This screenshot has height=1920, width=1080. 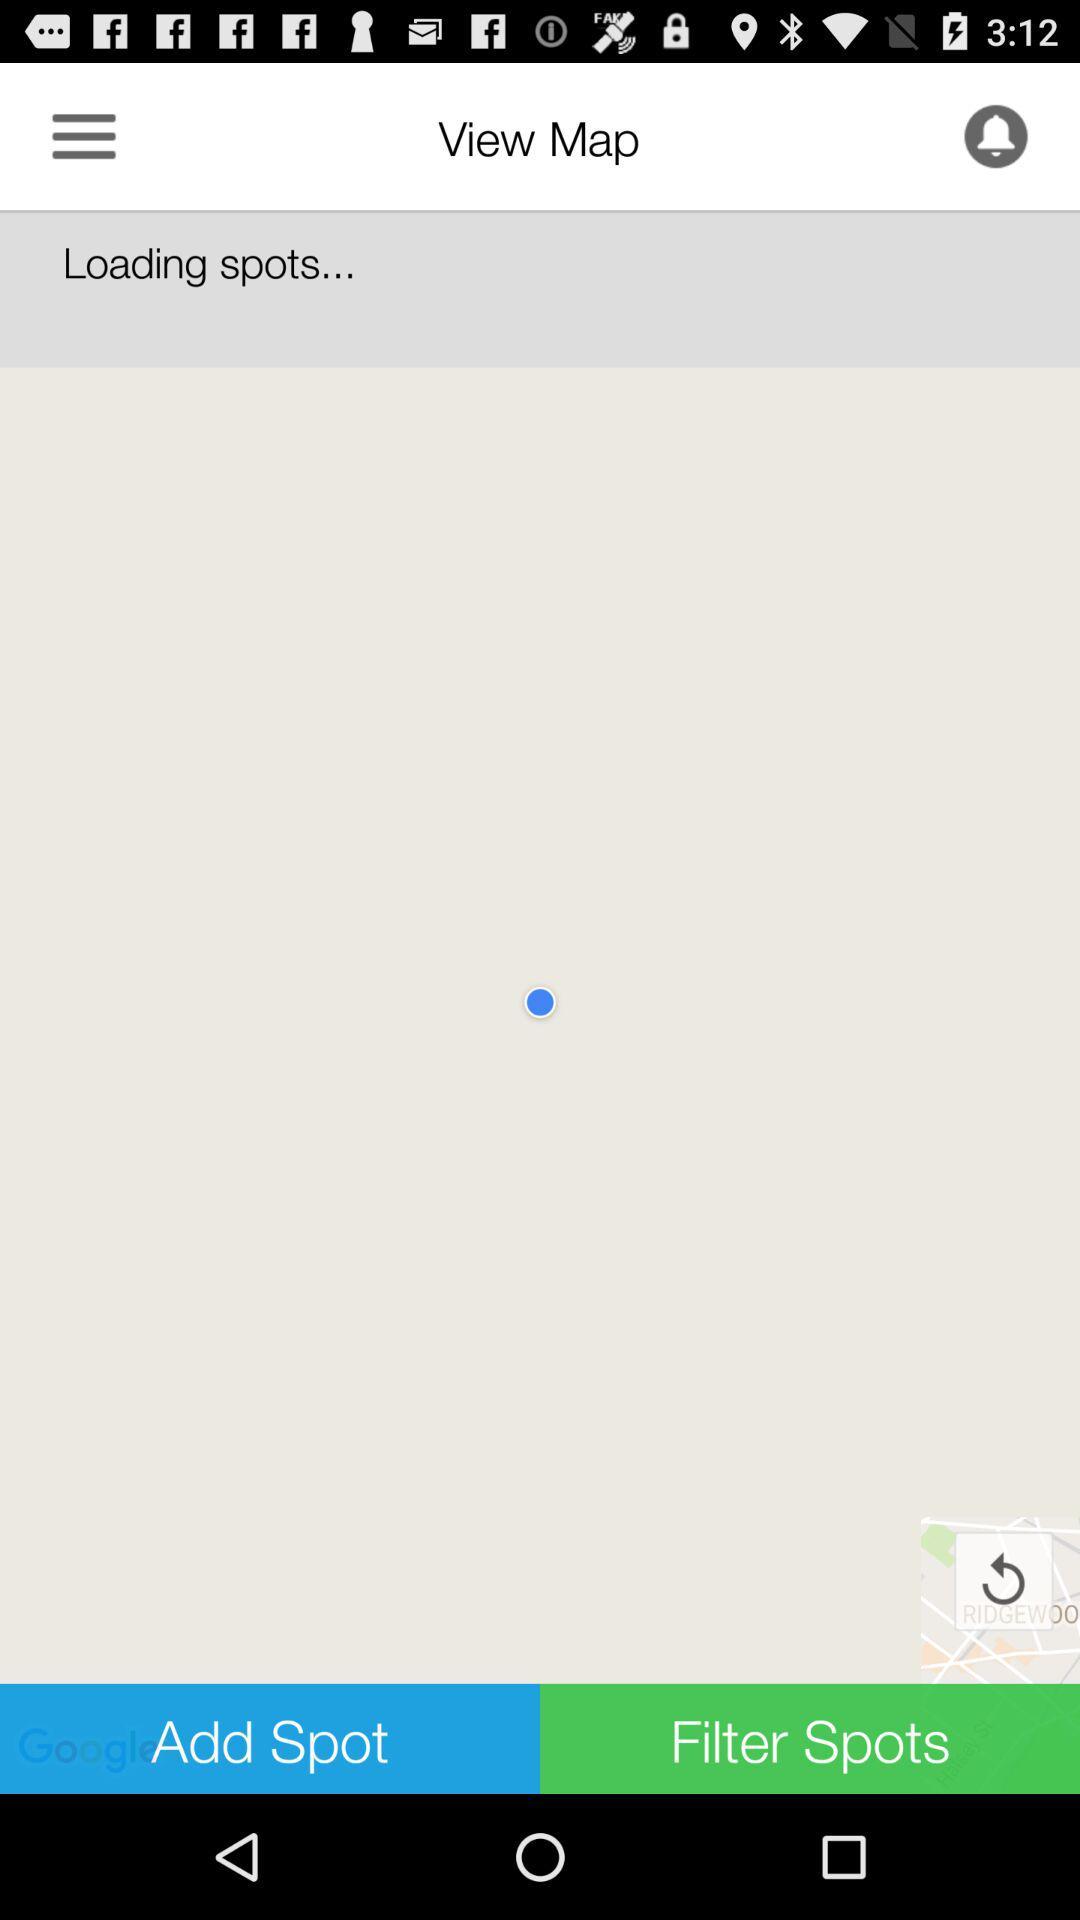 I want to click on the notifications icon, so click(x=995, y=145).